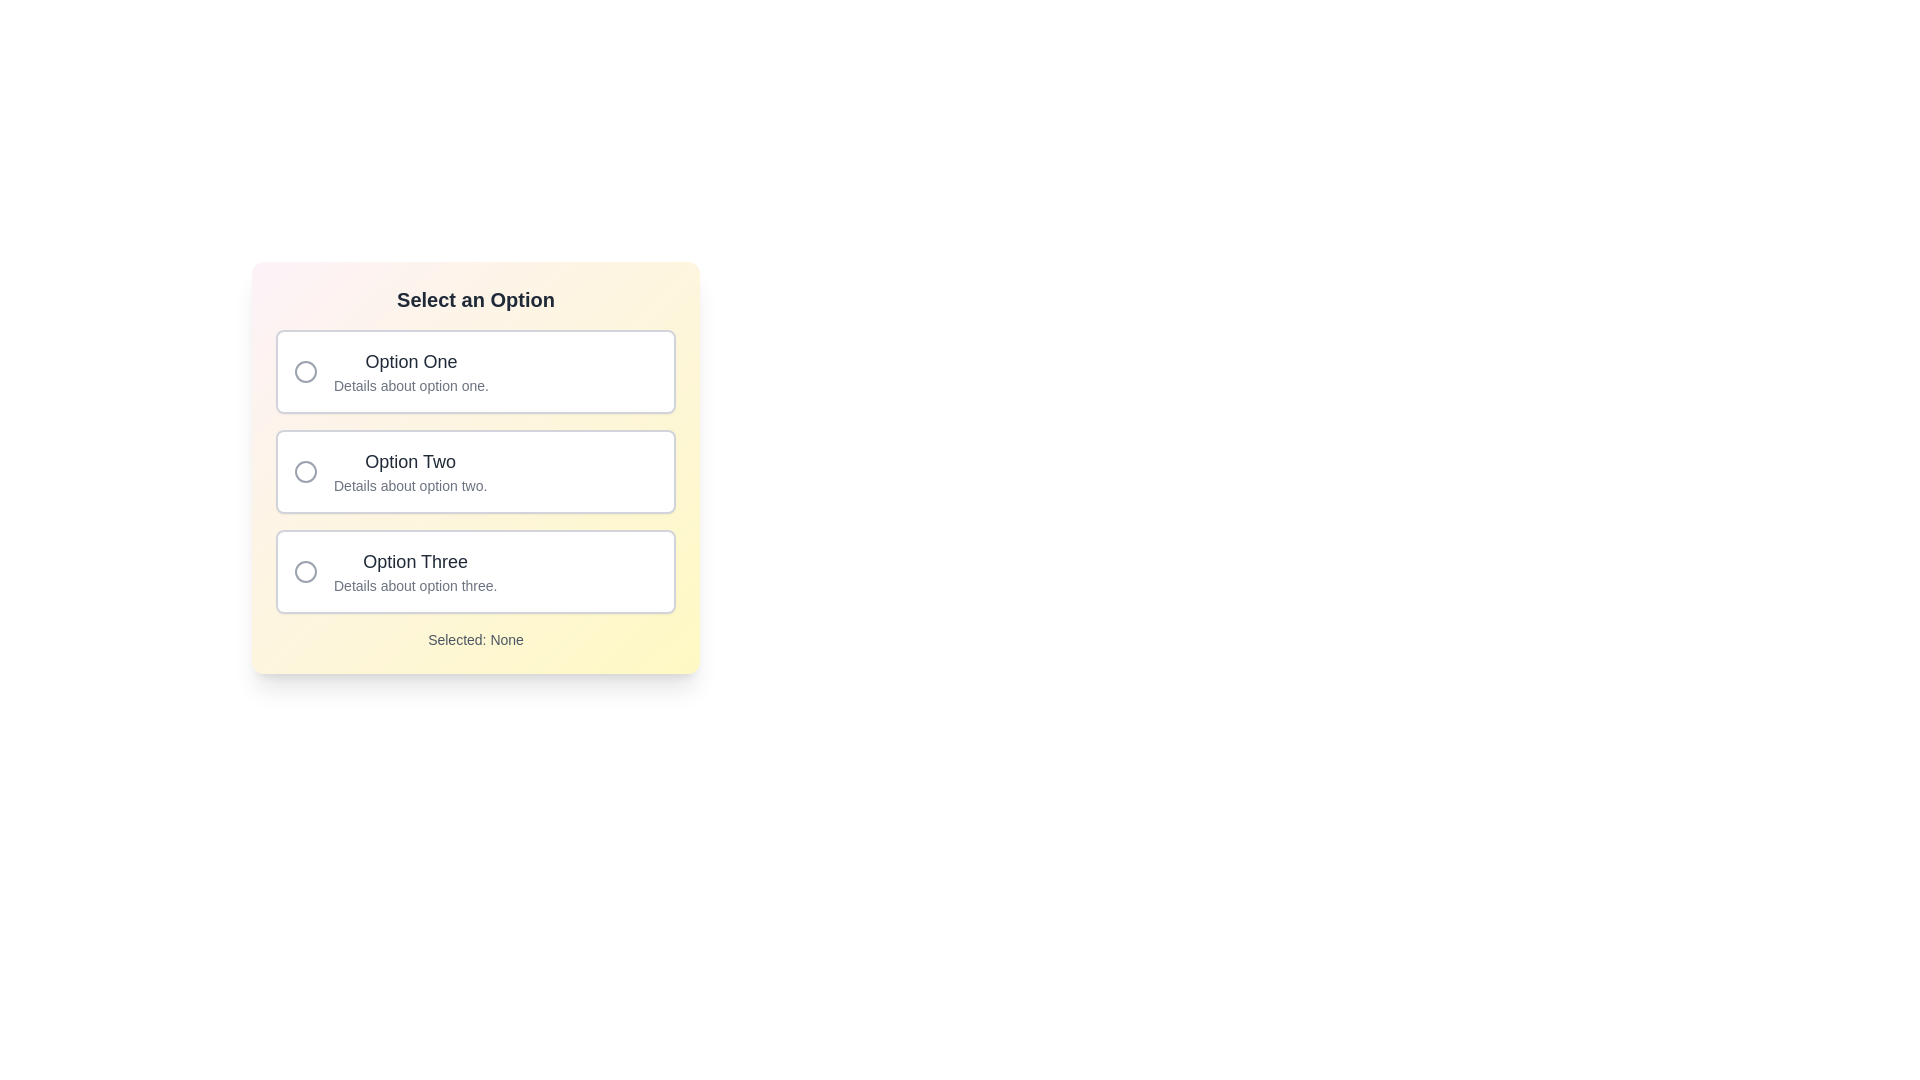  What do you see at coordinates (474, 571) in the screenshot?
I see `the radio button for 'Option Three'` at bounding box center [474, 571].